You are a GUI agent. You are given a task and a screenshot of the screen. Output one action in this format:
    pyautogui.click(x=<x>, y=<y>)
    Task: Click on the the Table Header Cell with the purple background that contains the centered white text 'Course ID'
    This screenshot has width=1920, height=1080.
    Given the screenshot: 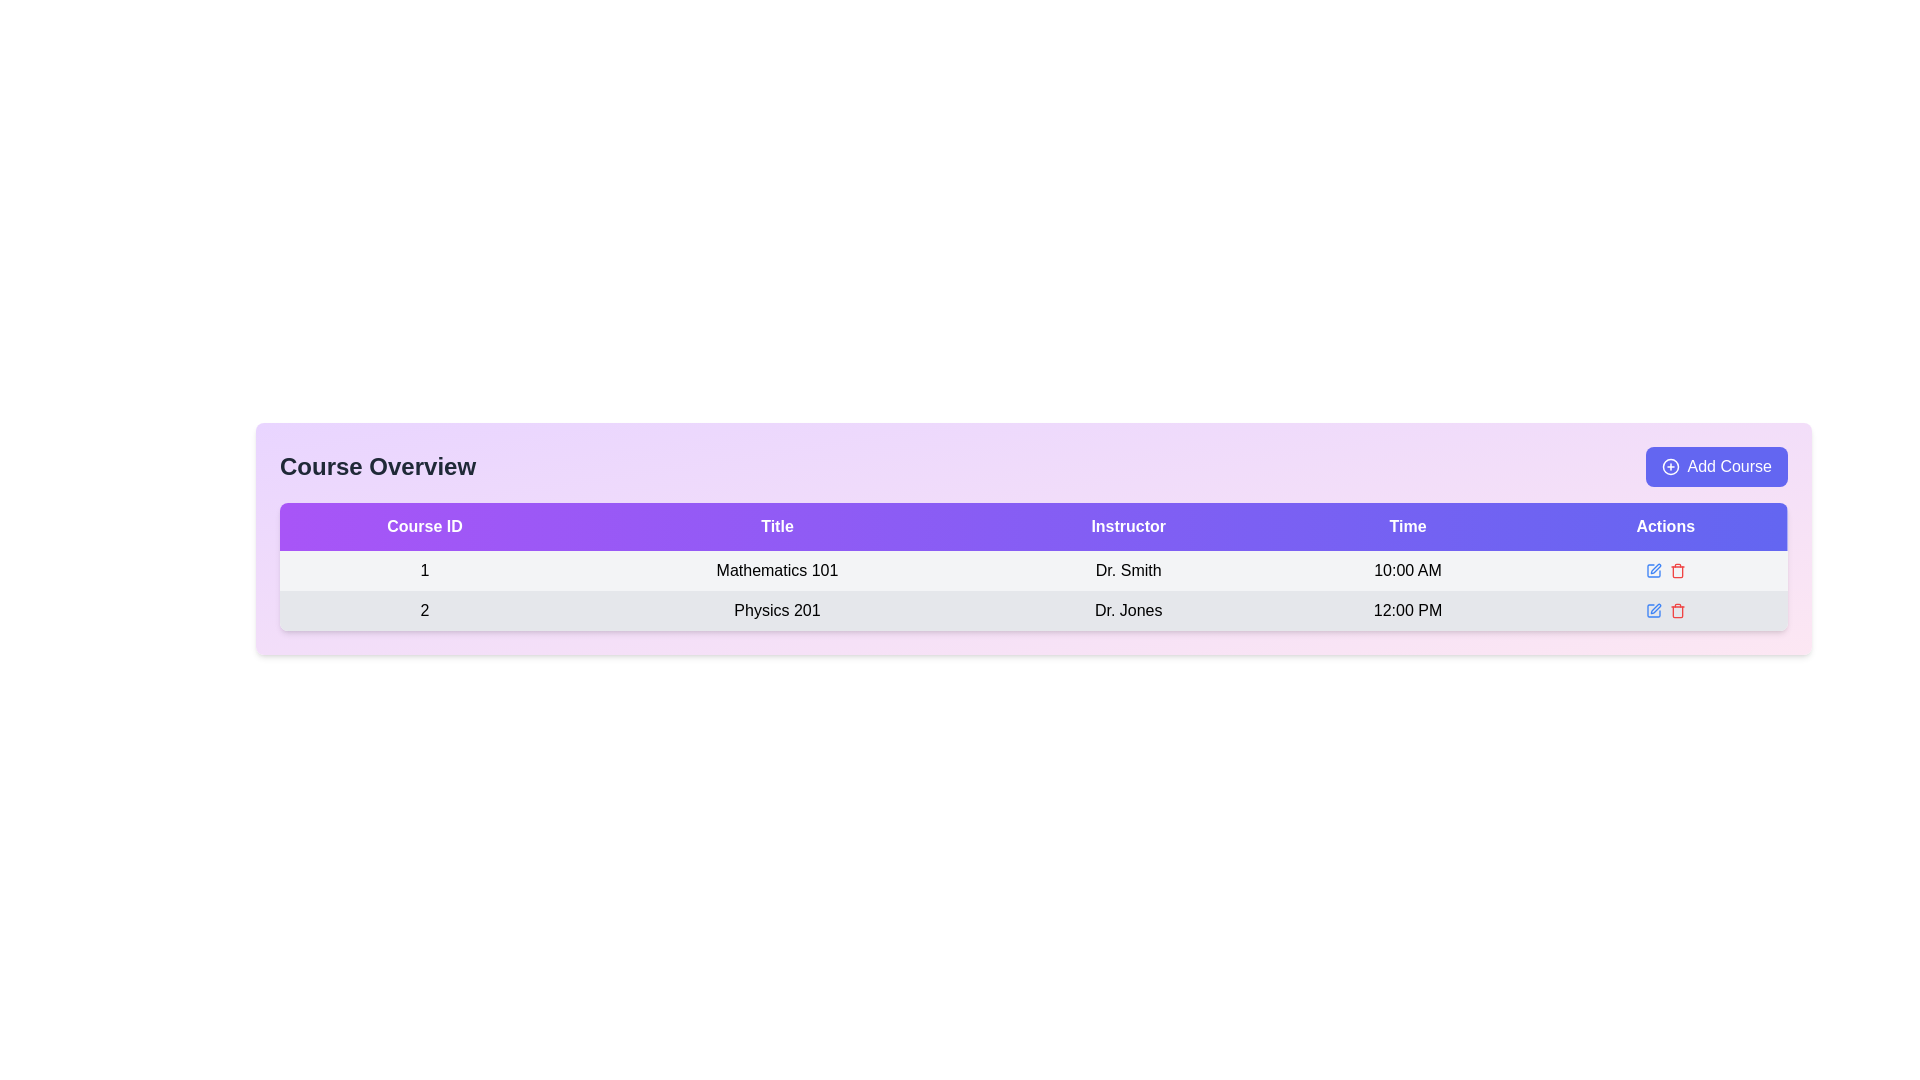 What is the action you would take?
    pyautogui.click(x=424, y=526)
    